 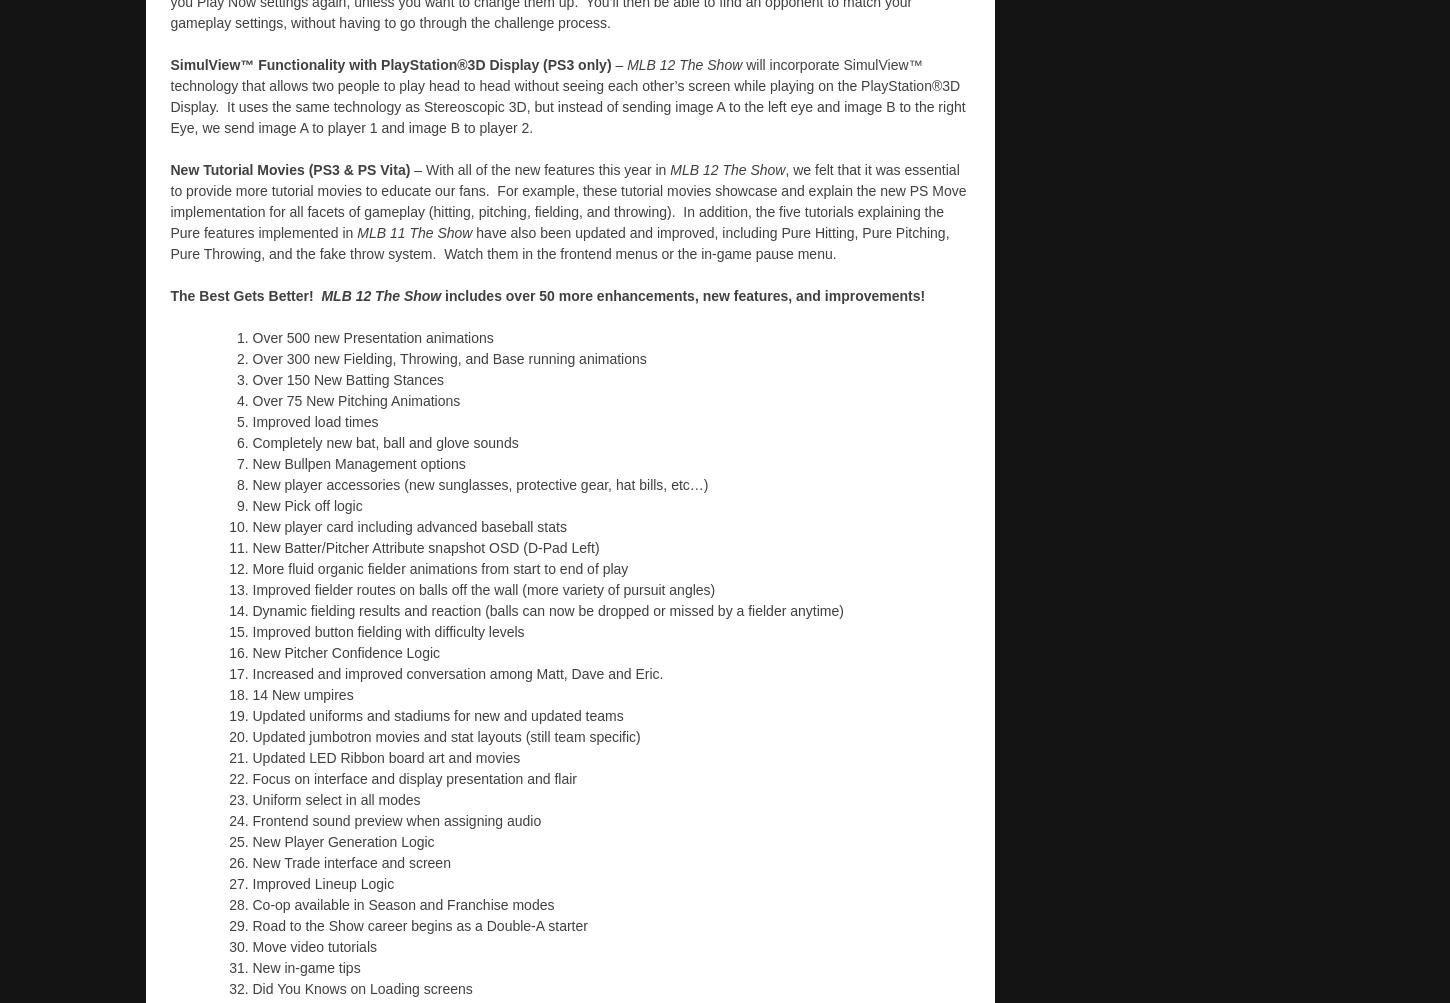 I want to click on 'Updated LED Ribbon board art and movies', so click(x=384, y=755).